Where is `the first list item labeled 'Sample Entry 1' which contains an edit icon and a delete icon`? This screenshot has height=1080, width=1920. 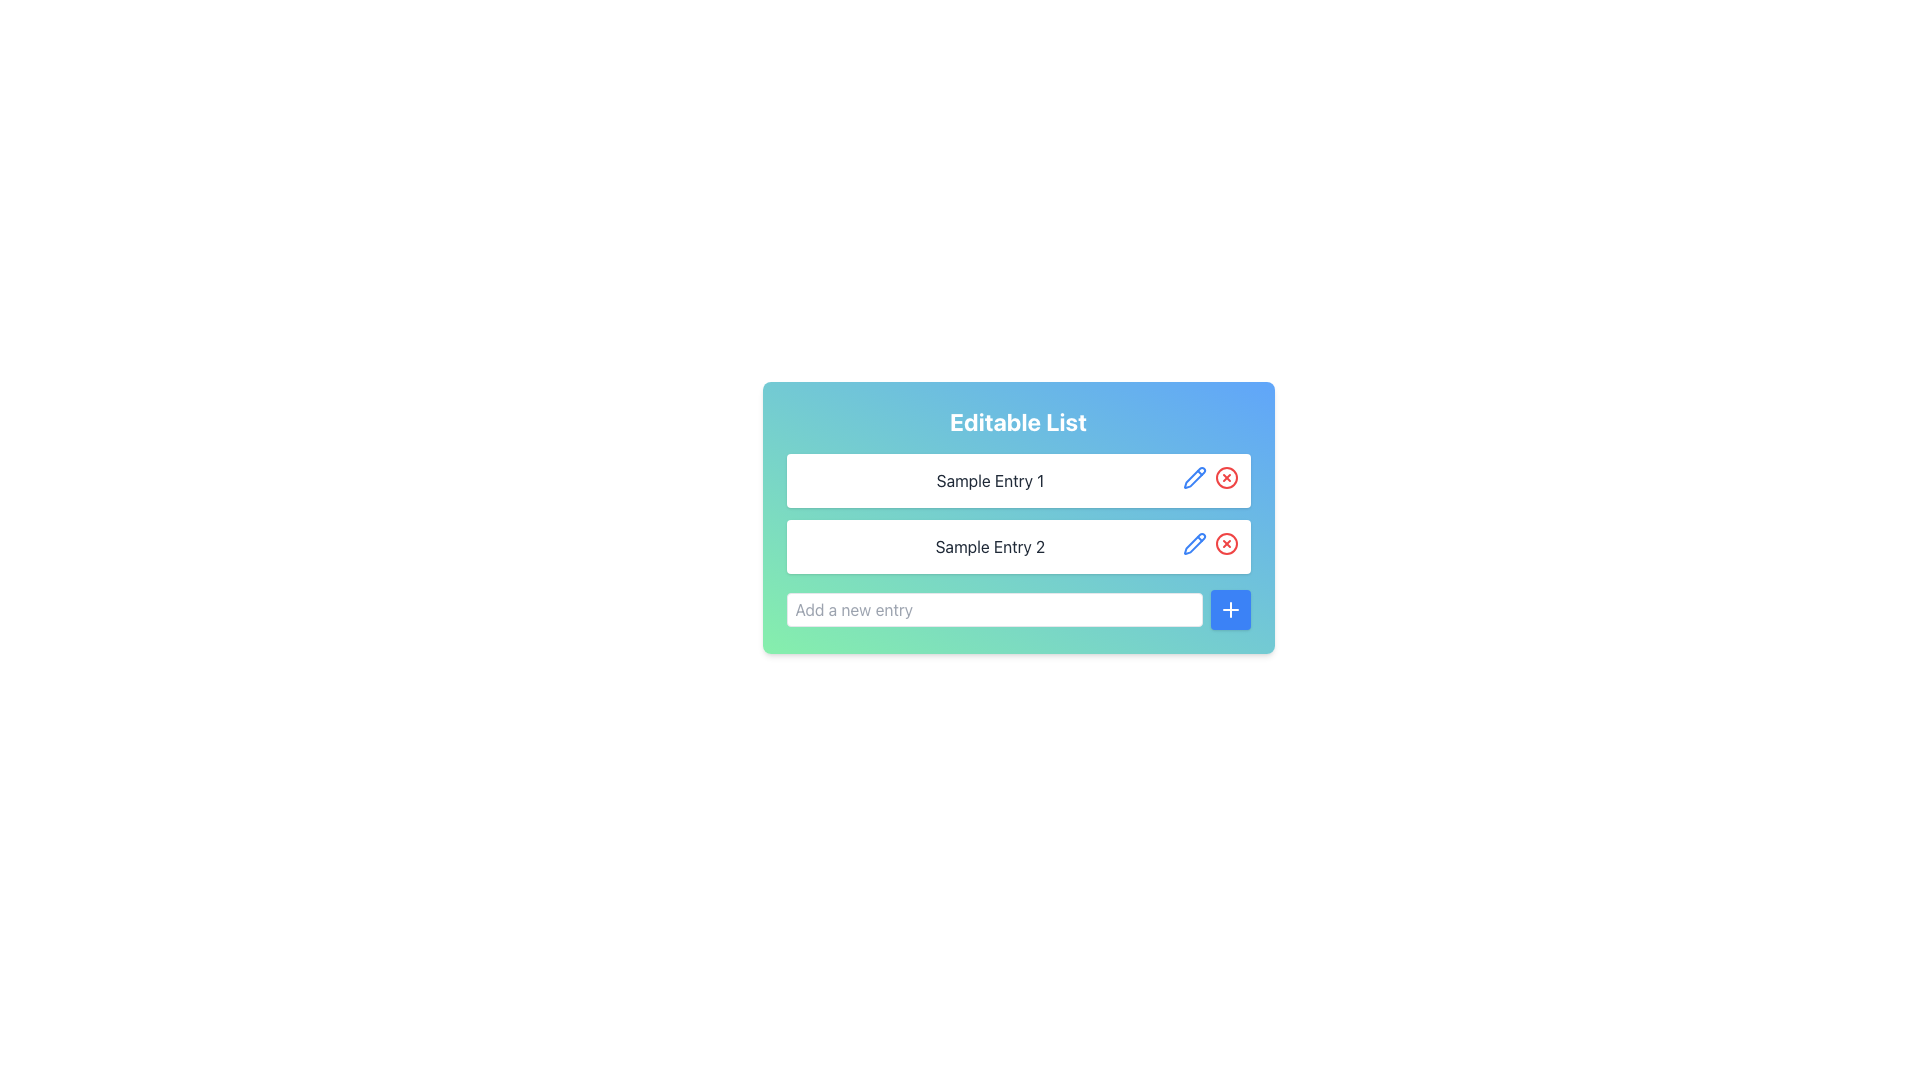
the first list item labeled 'Sample Entry 1' which contains an edit icon and a delete icon is located at coordinates (1018, 481).